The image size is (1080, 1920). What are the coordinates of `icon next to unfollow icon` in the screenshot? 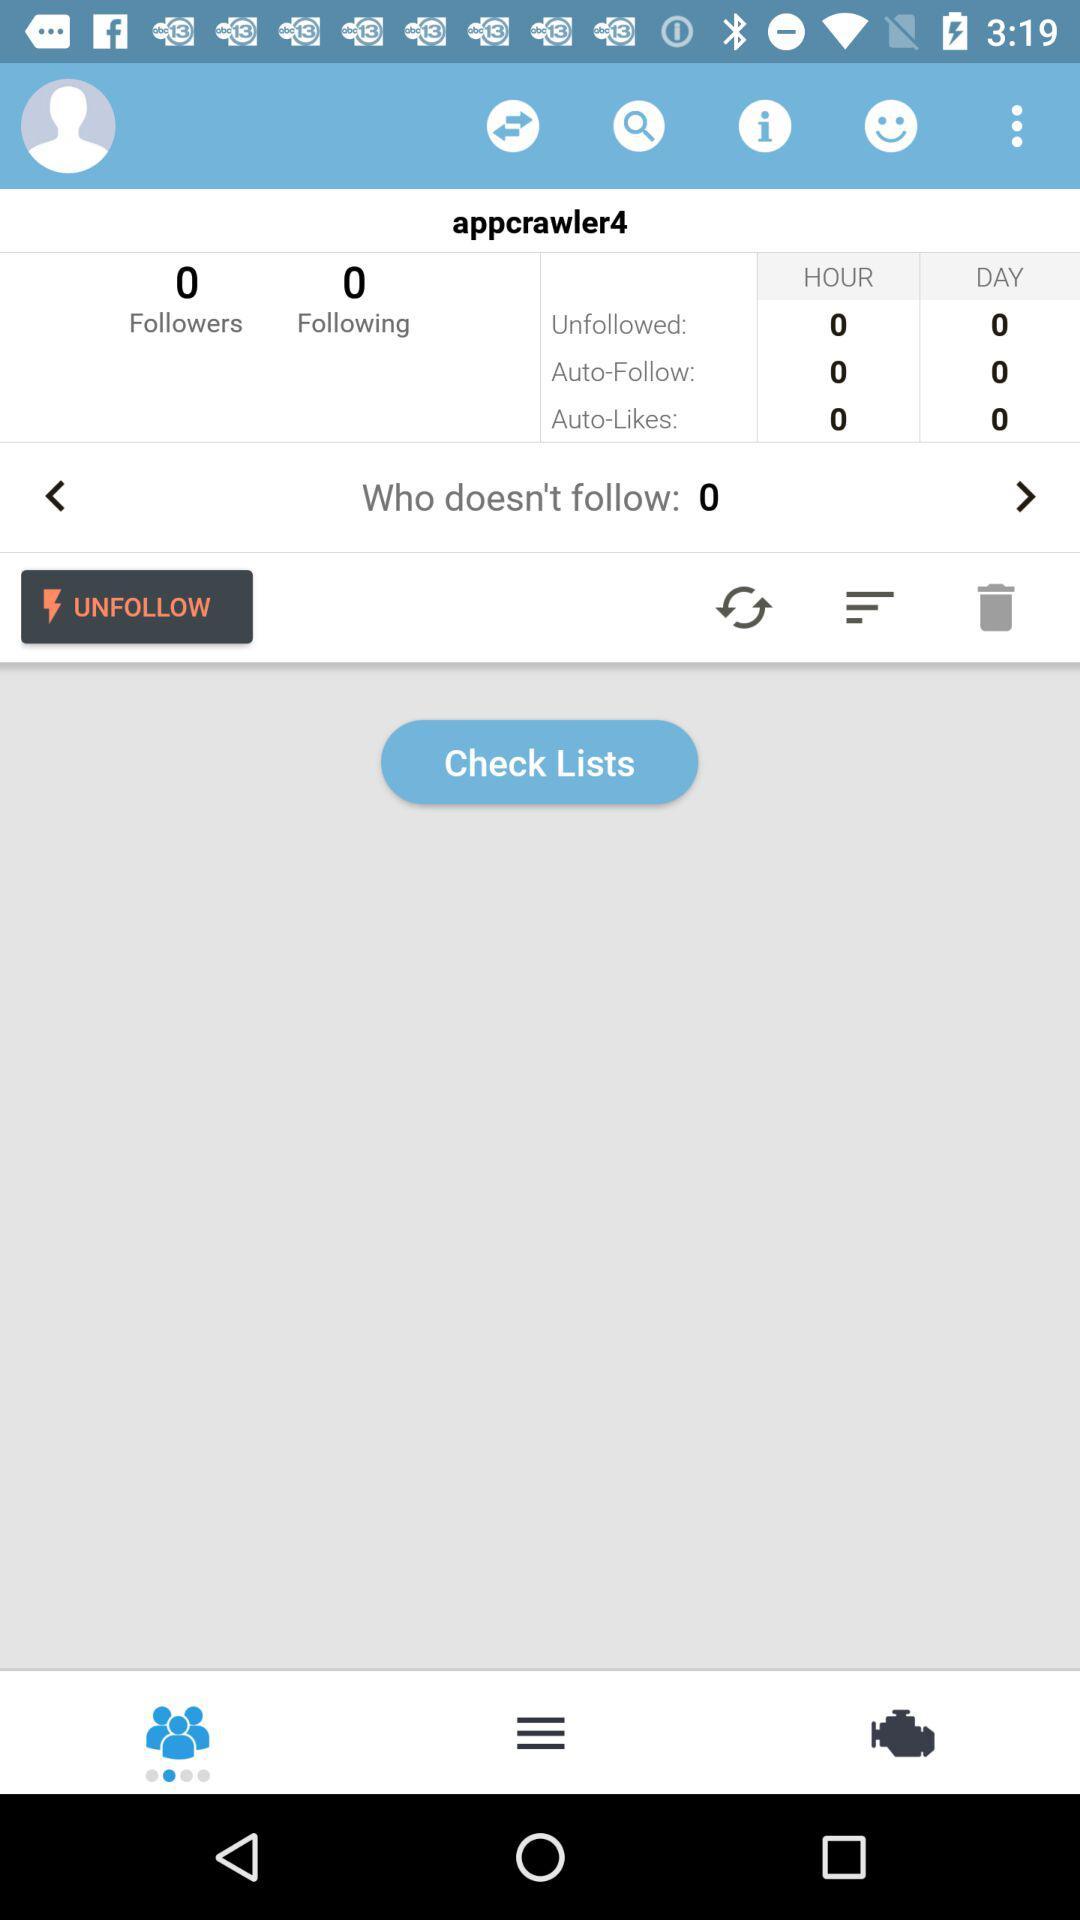 It's located at (744, 606).